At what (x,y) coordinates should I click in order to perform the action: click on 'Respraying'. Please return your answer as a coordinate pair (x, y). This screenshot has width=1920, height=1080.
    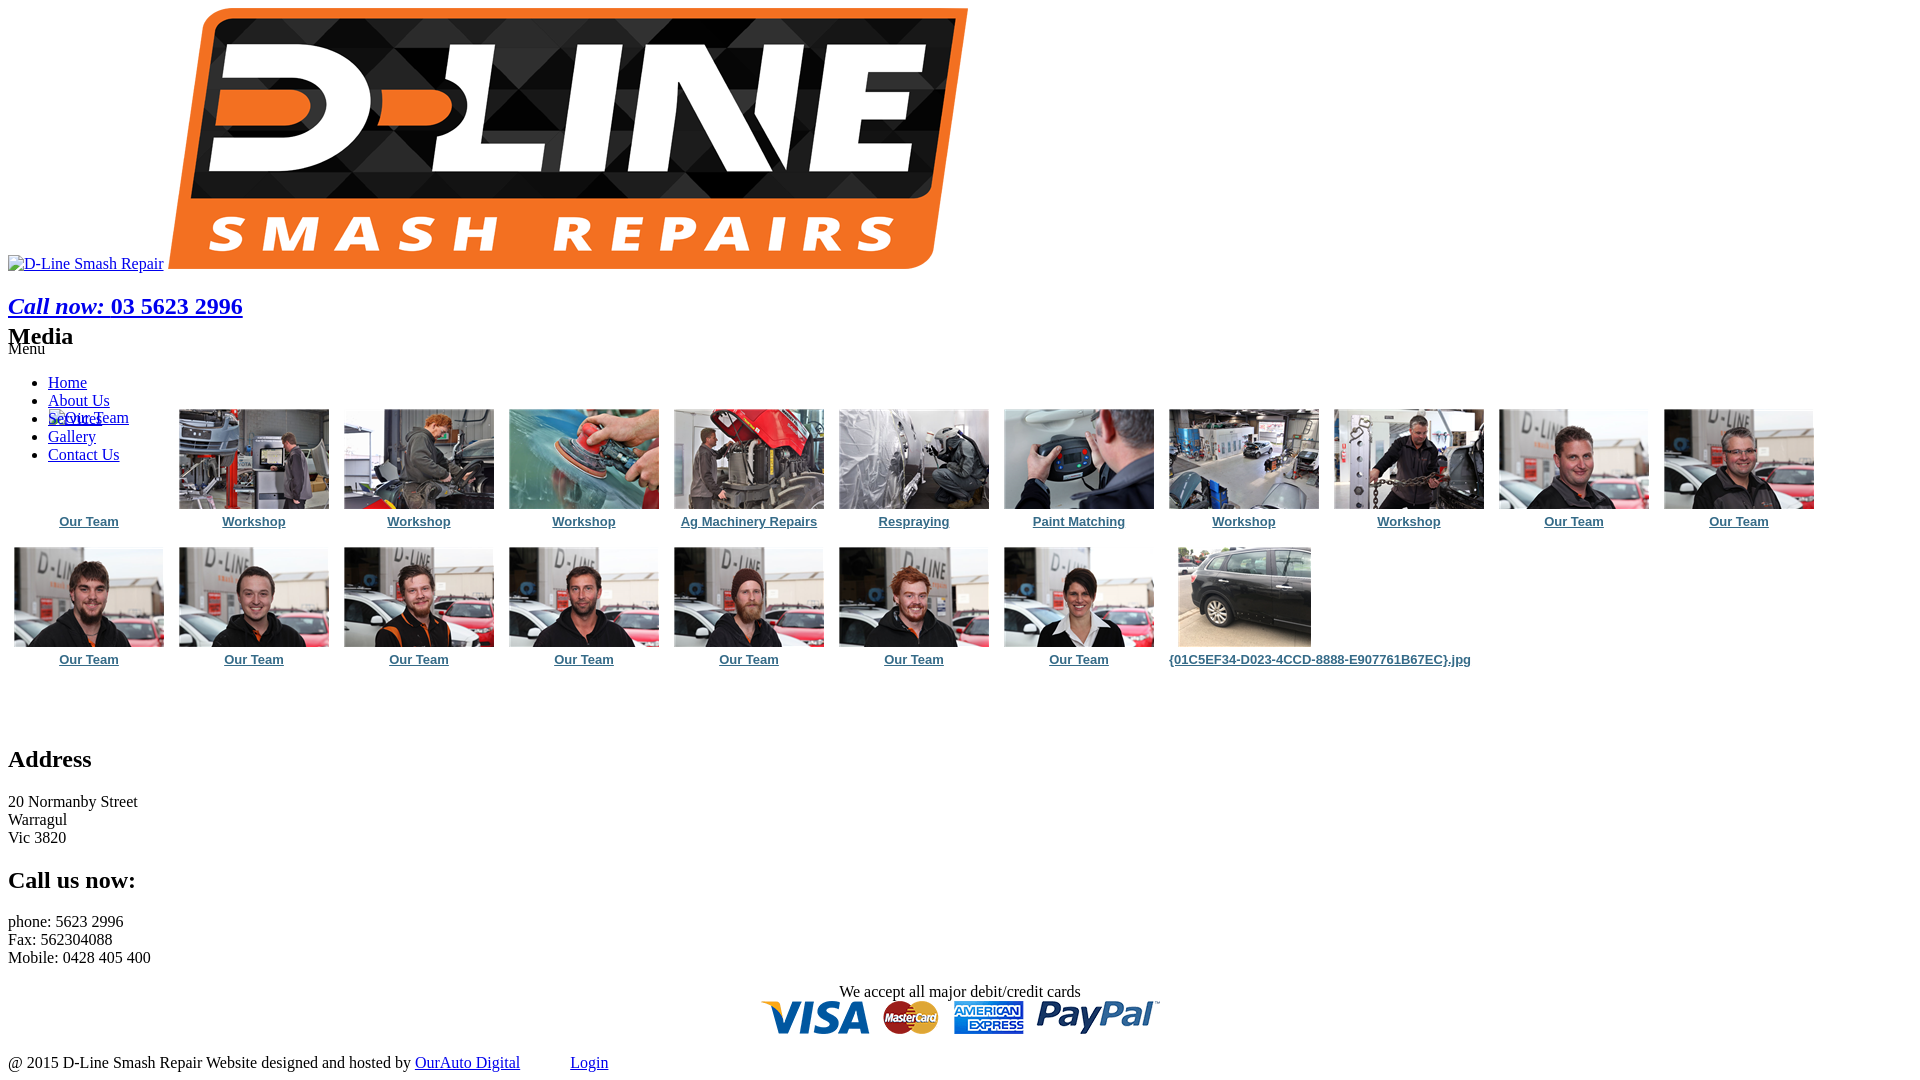
    Looking at the image, I should click on (912, 520).